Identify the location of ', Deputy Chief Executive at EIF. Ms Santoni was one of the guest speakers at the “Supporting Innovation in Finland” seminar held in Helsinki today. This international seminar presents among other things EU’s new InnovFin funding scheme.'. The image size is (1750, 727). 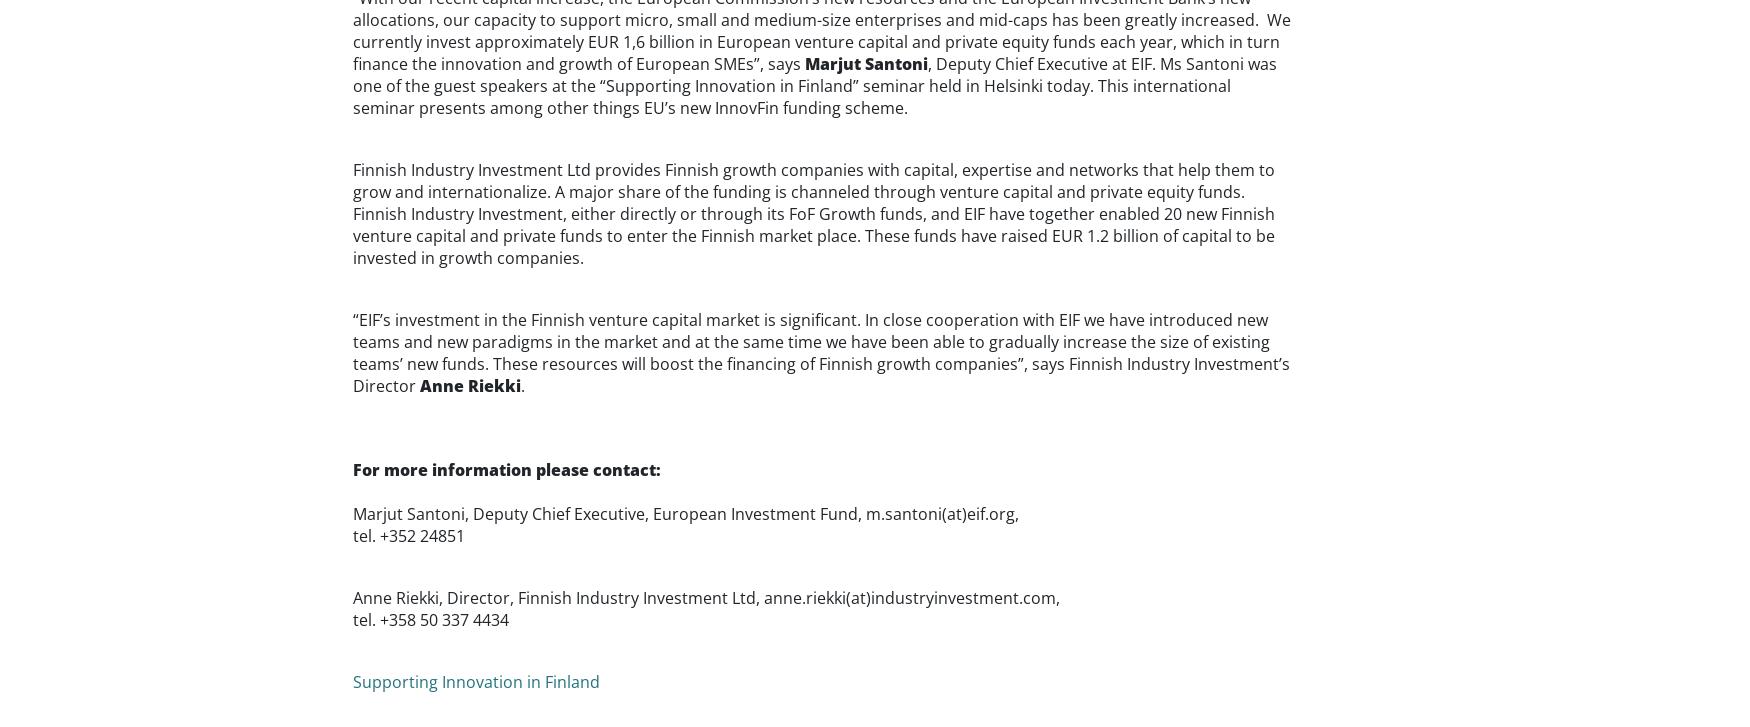
(812, 86).